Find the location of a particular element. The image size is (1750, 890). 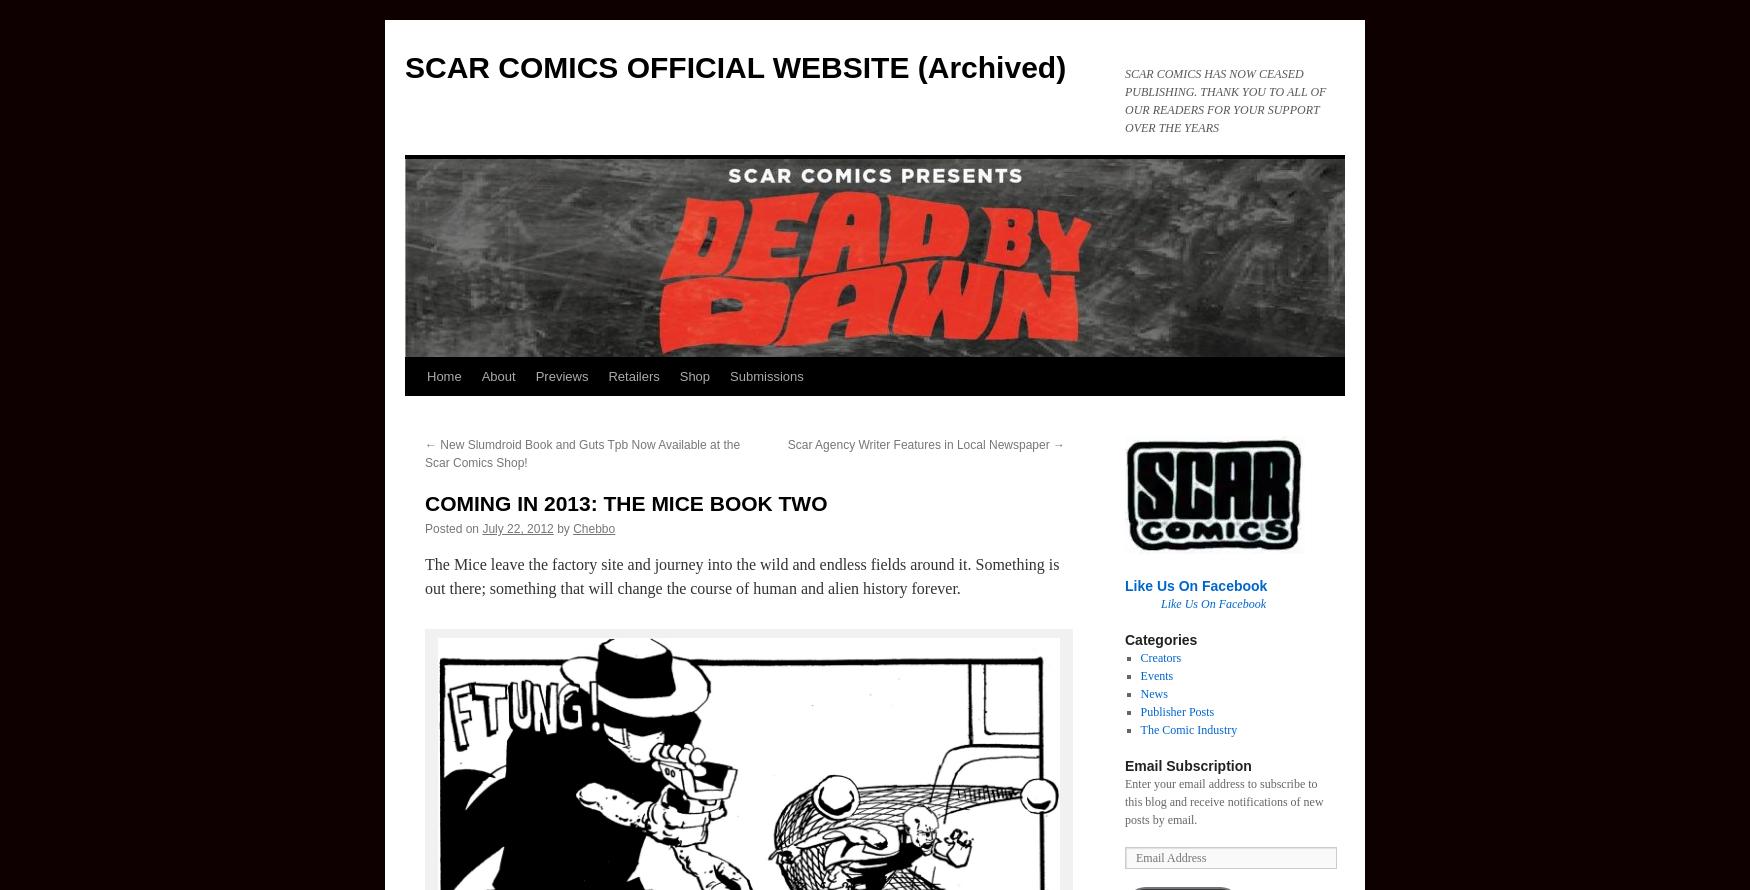

'Email Subscription' is located at coordinates (1188, 766).